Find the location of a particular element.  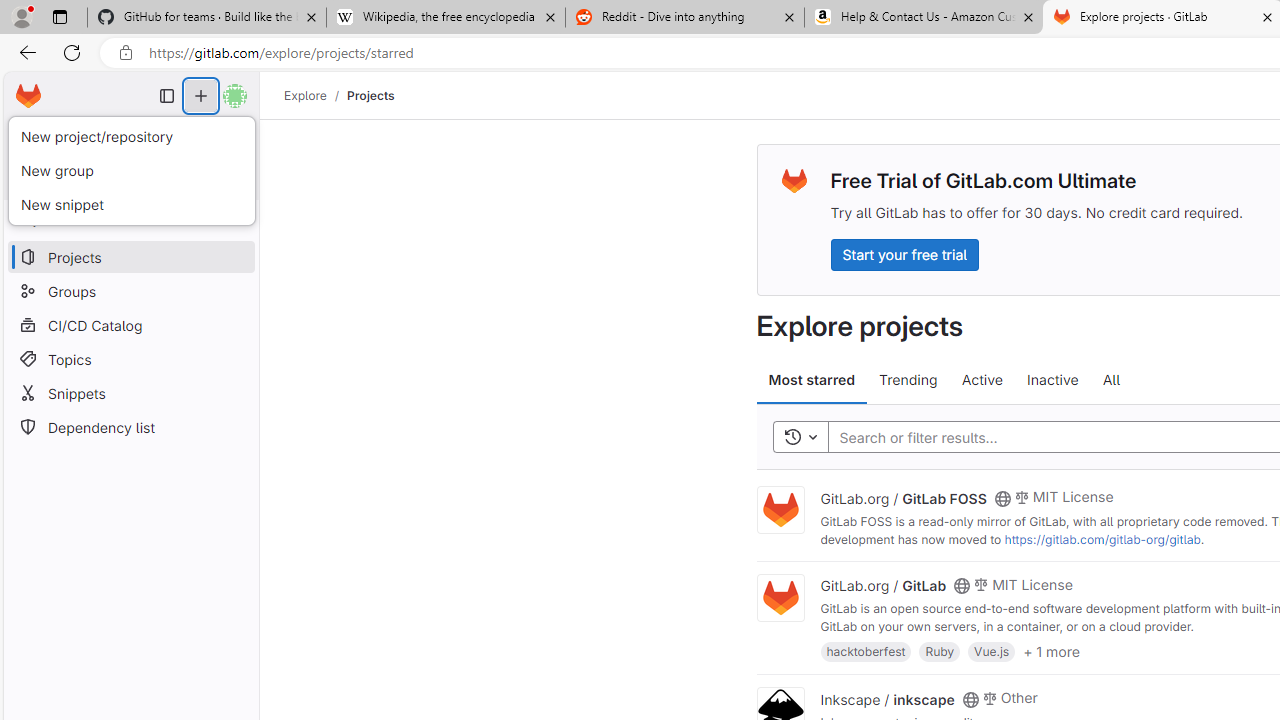

'All' is located at coordinates (1110, 380).